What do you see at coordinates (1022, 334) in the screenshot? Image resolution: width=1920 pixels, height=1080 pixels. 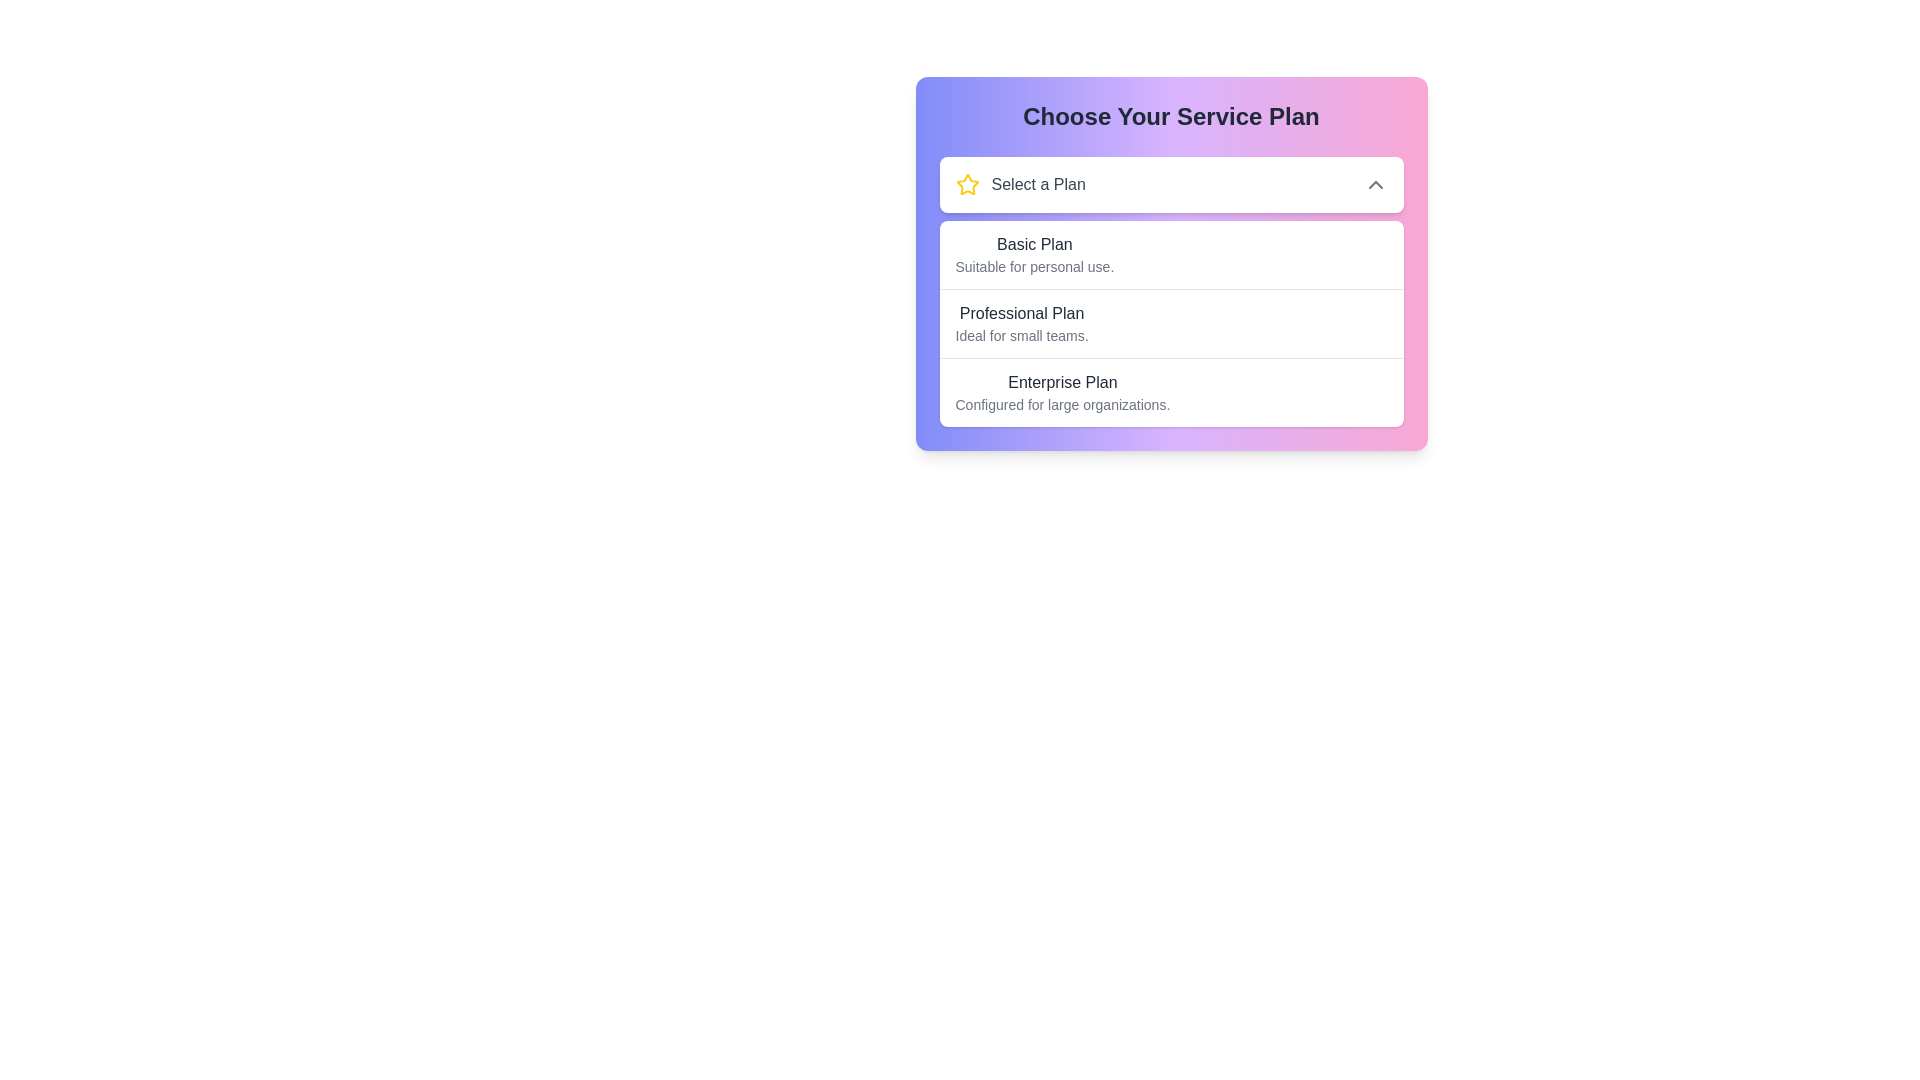 I see `text label that says 'Ideal for small teams.' located beneath the title 'Professional Plan'` at bounding box center [1022, 334].